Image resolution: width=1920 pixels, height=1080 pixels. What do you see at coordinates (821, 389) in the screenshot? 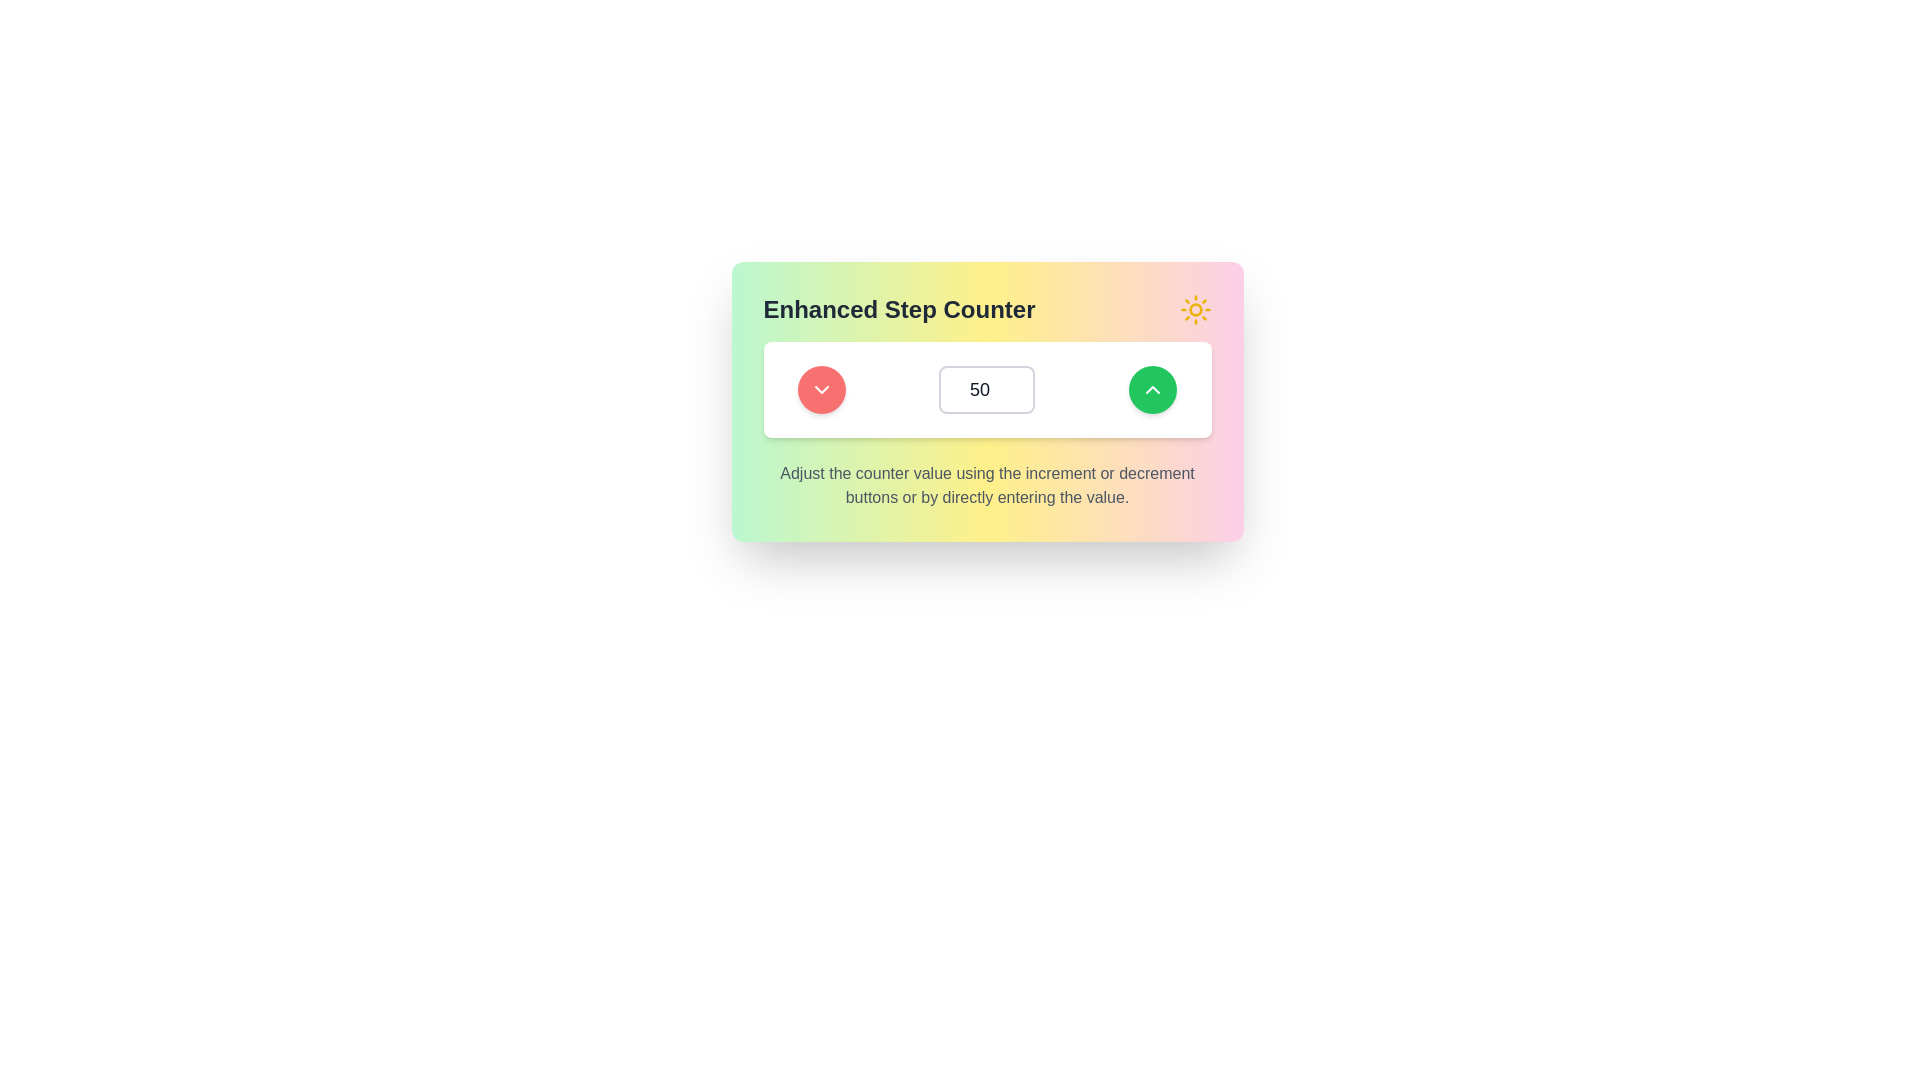
I see `the button to decrease the numeric value in the input field, located to the left of the numeric input box within the 'Enhanced Step Counter' card` at bounding box center [821, 389].